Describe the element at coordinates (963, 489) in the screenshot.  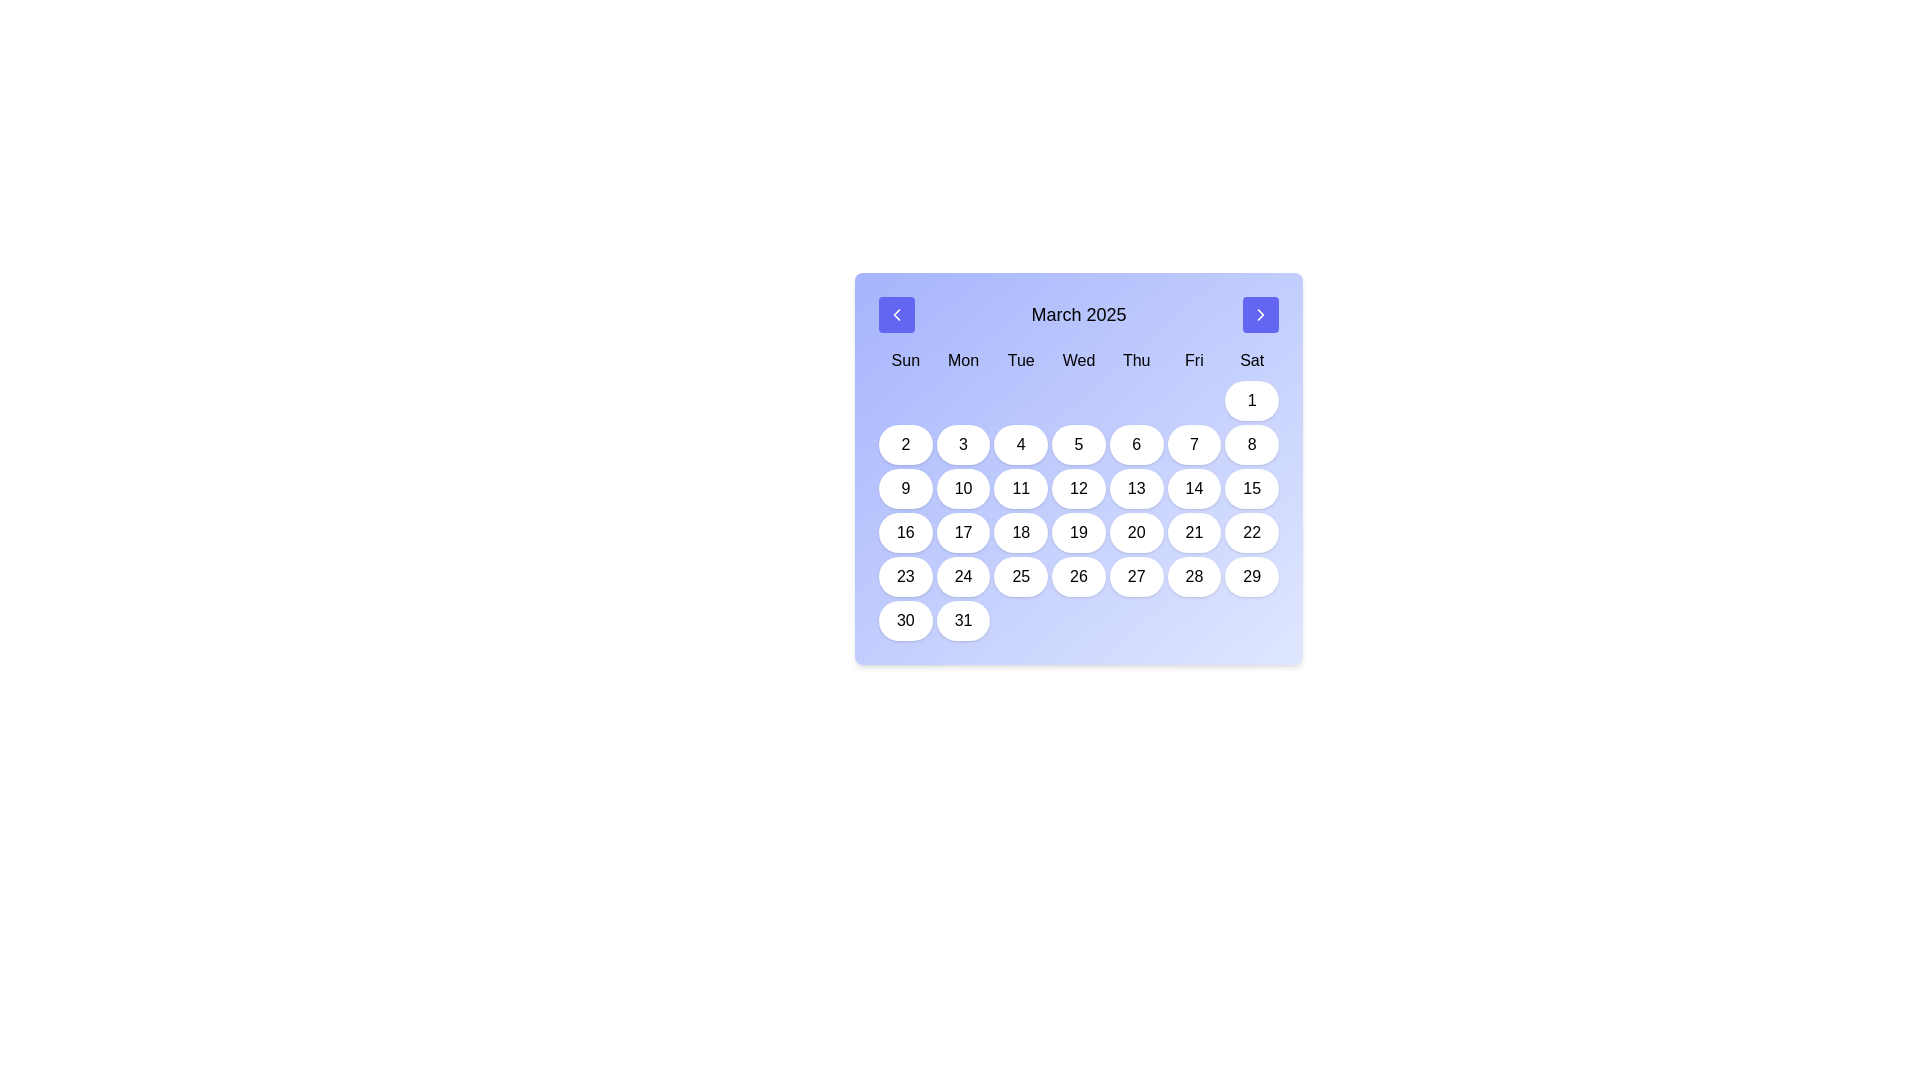
I see `the circular button with a white background and the number '10' in bold black font, located in the second row and second column of the calendar grid` at that location.